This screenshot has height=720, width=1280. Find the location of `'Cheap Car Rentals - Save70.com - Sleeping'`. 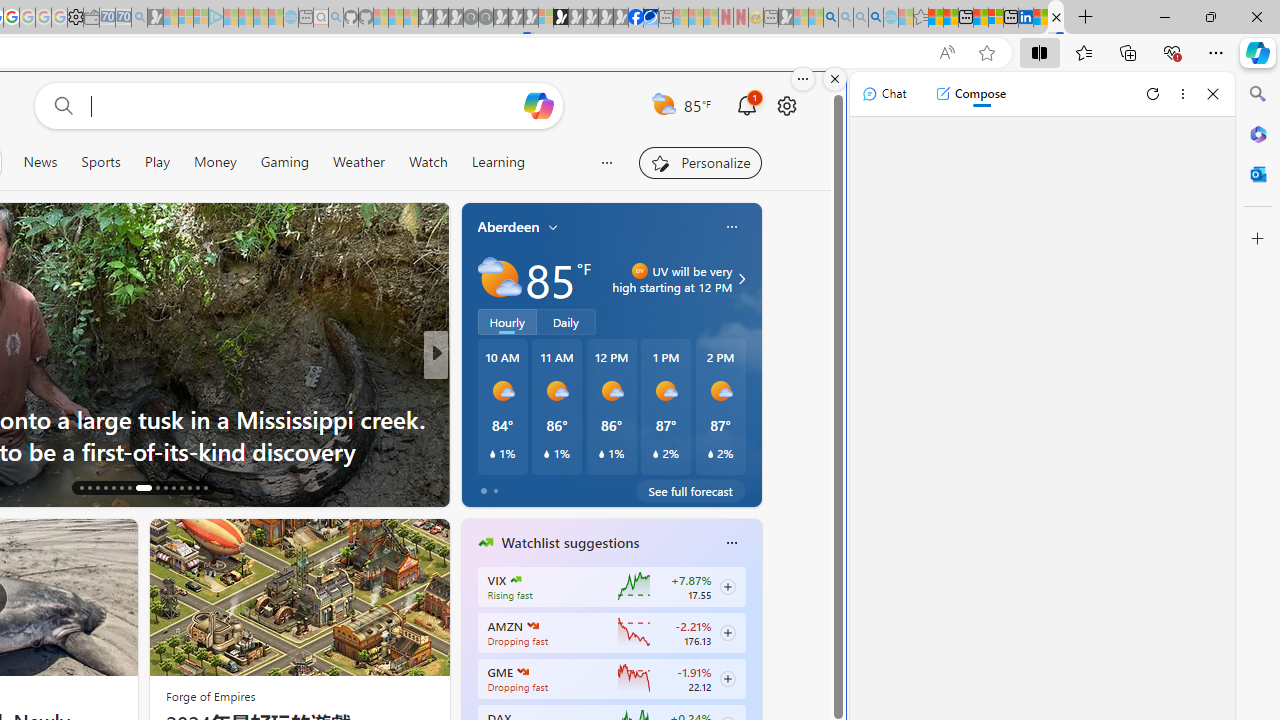

'Cheap Car Rentals - Save70.com - Sleeping' is located at coordinates (122, 17).